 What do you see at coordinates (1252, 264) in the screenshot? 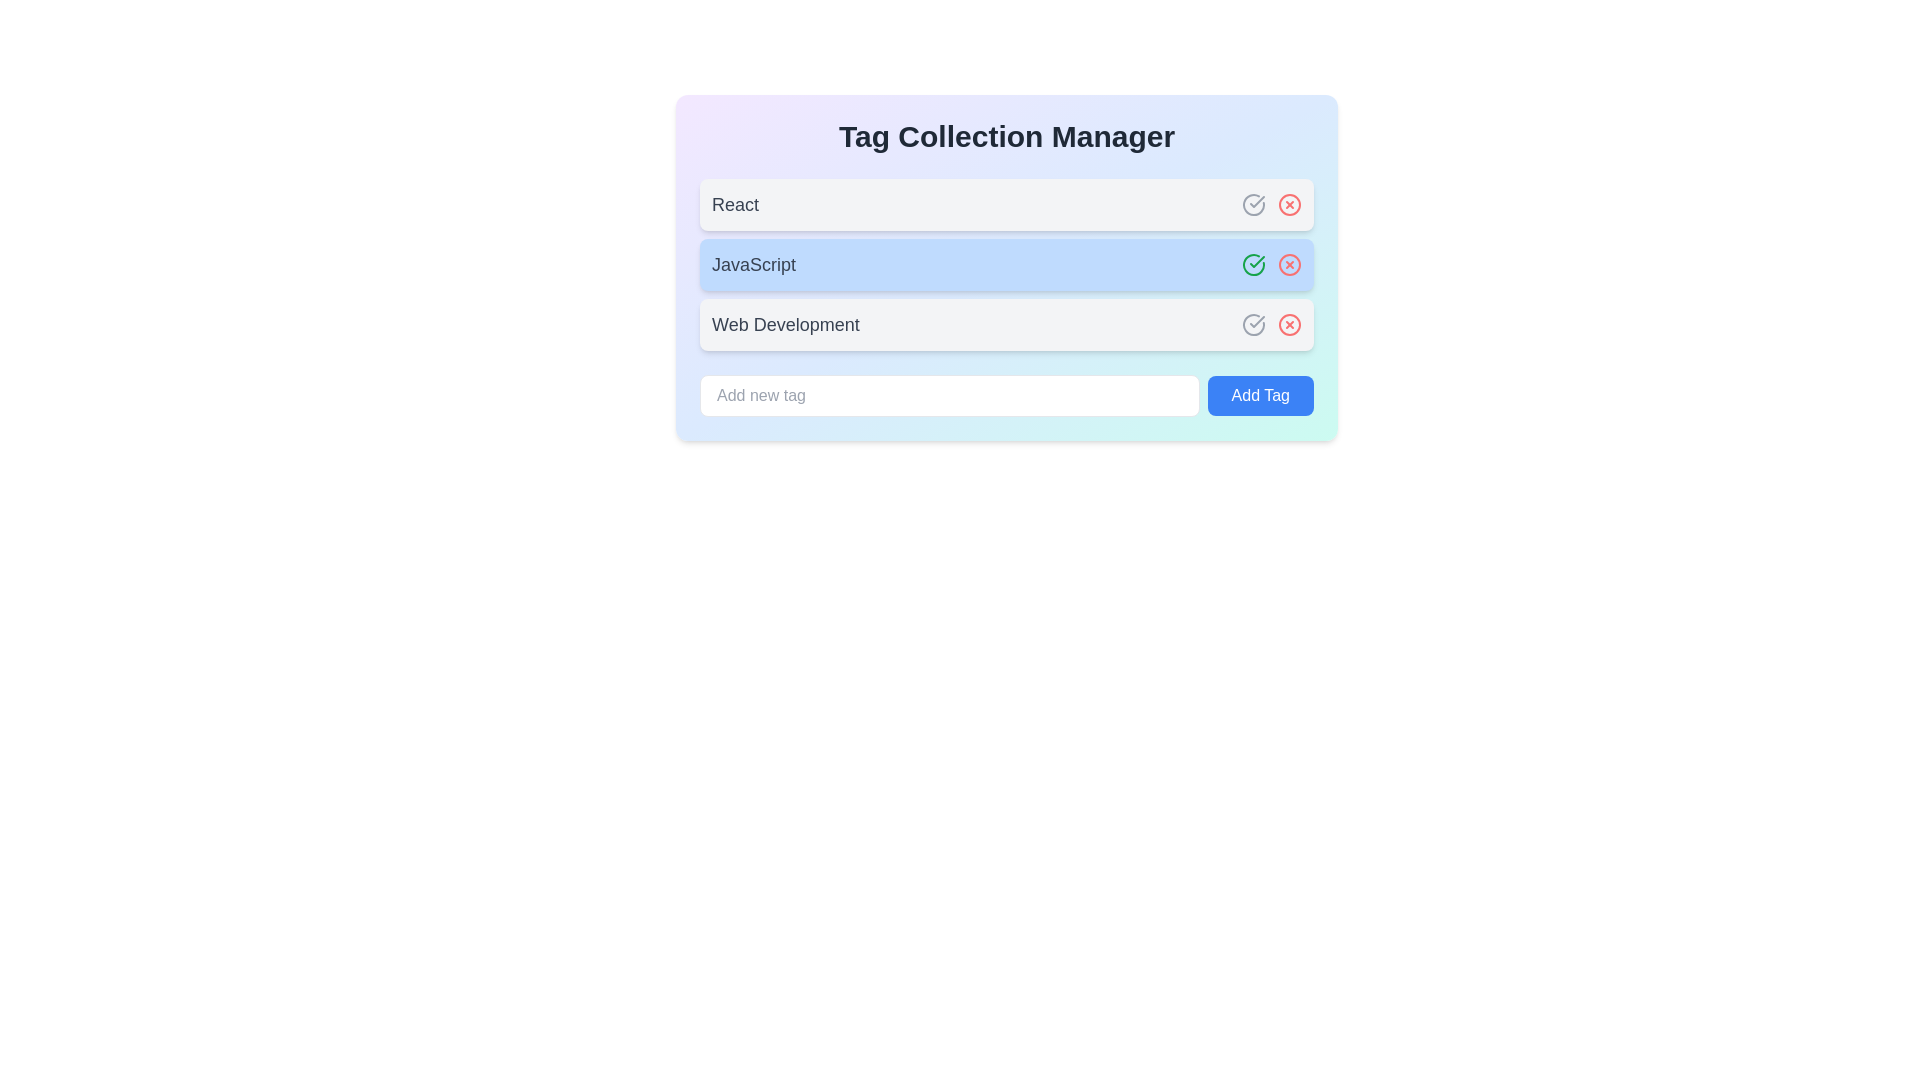
I see `the Checkmark Circle icon` at bounding box center [1252, 264].